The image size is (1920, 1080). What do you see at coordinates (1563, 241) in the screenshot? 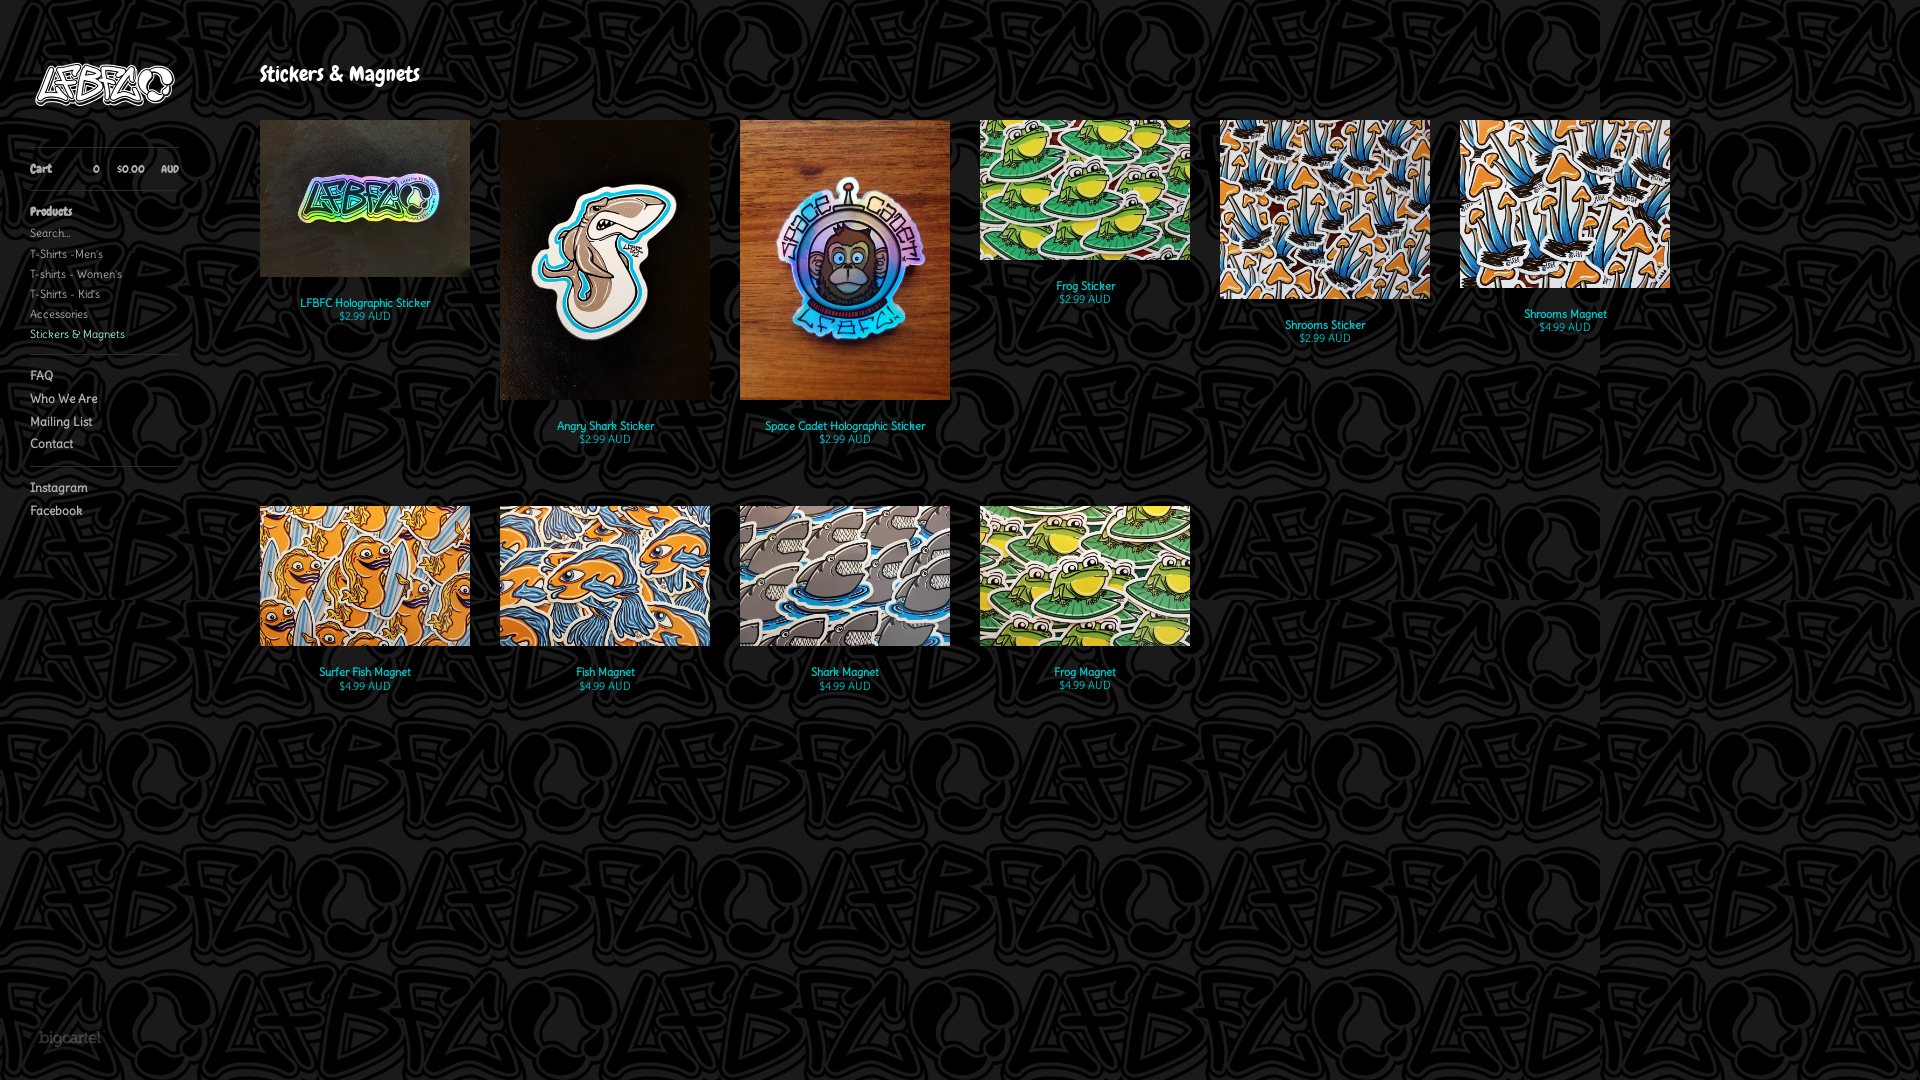
I see `'Shrooms Magnet` at bounding box center [1563, 241].